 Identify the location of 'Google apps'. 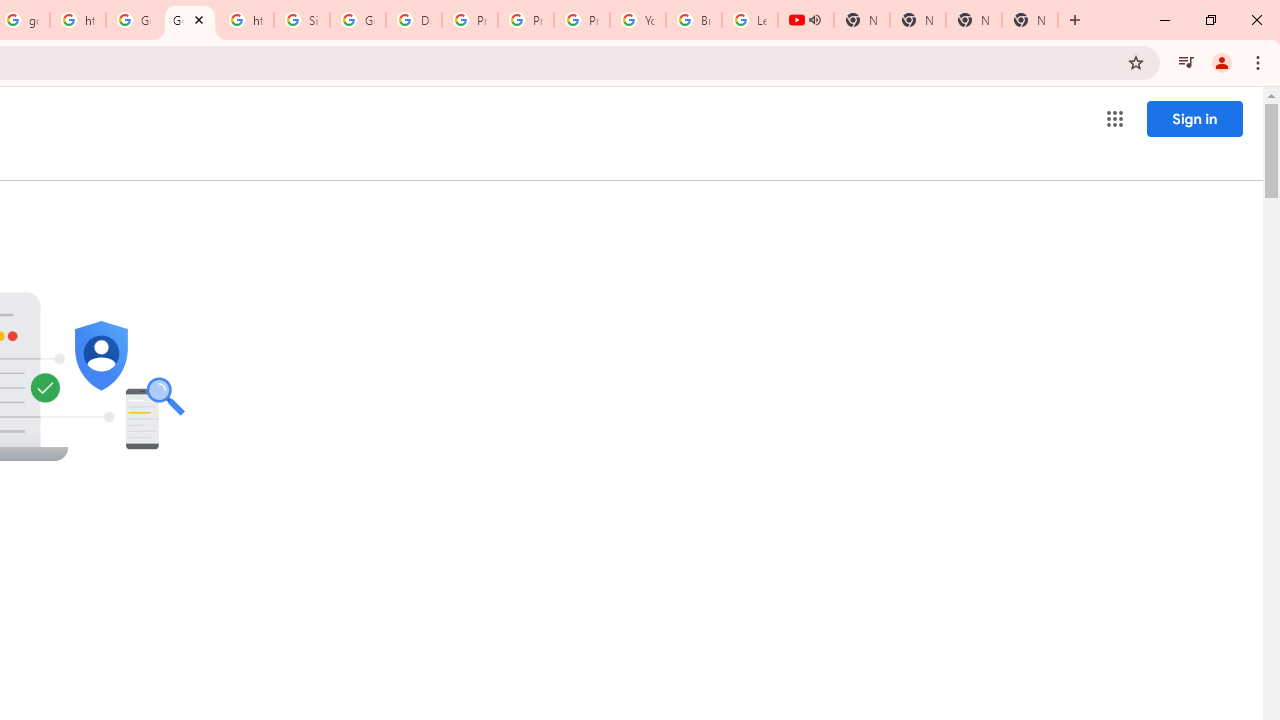
(1113, 119).